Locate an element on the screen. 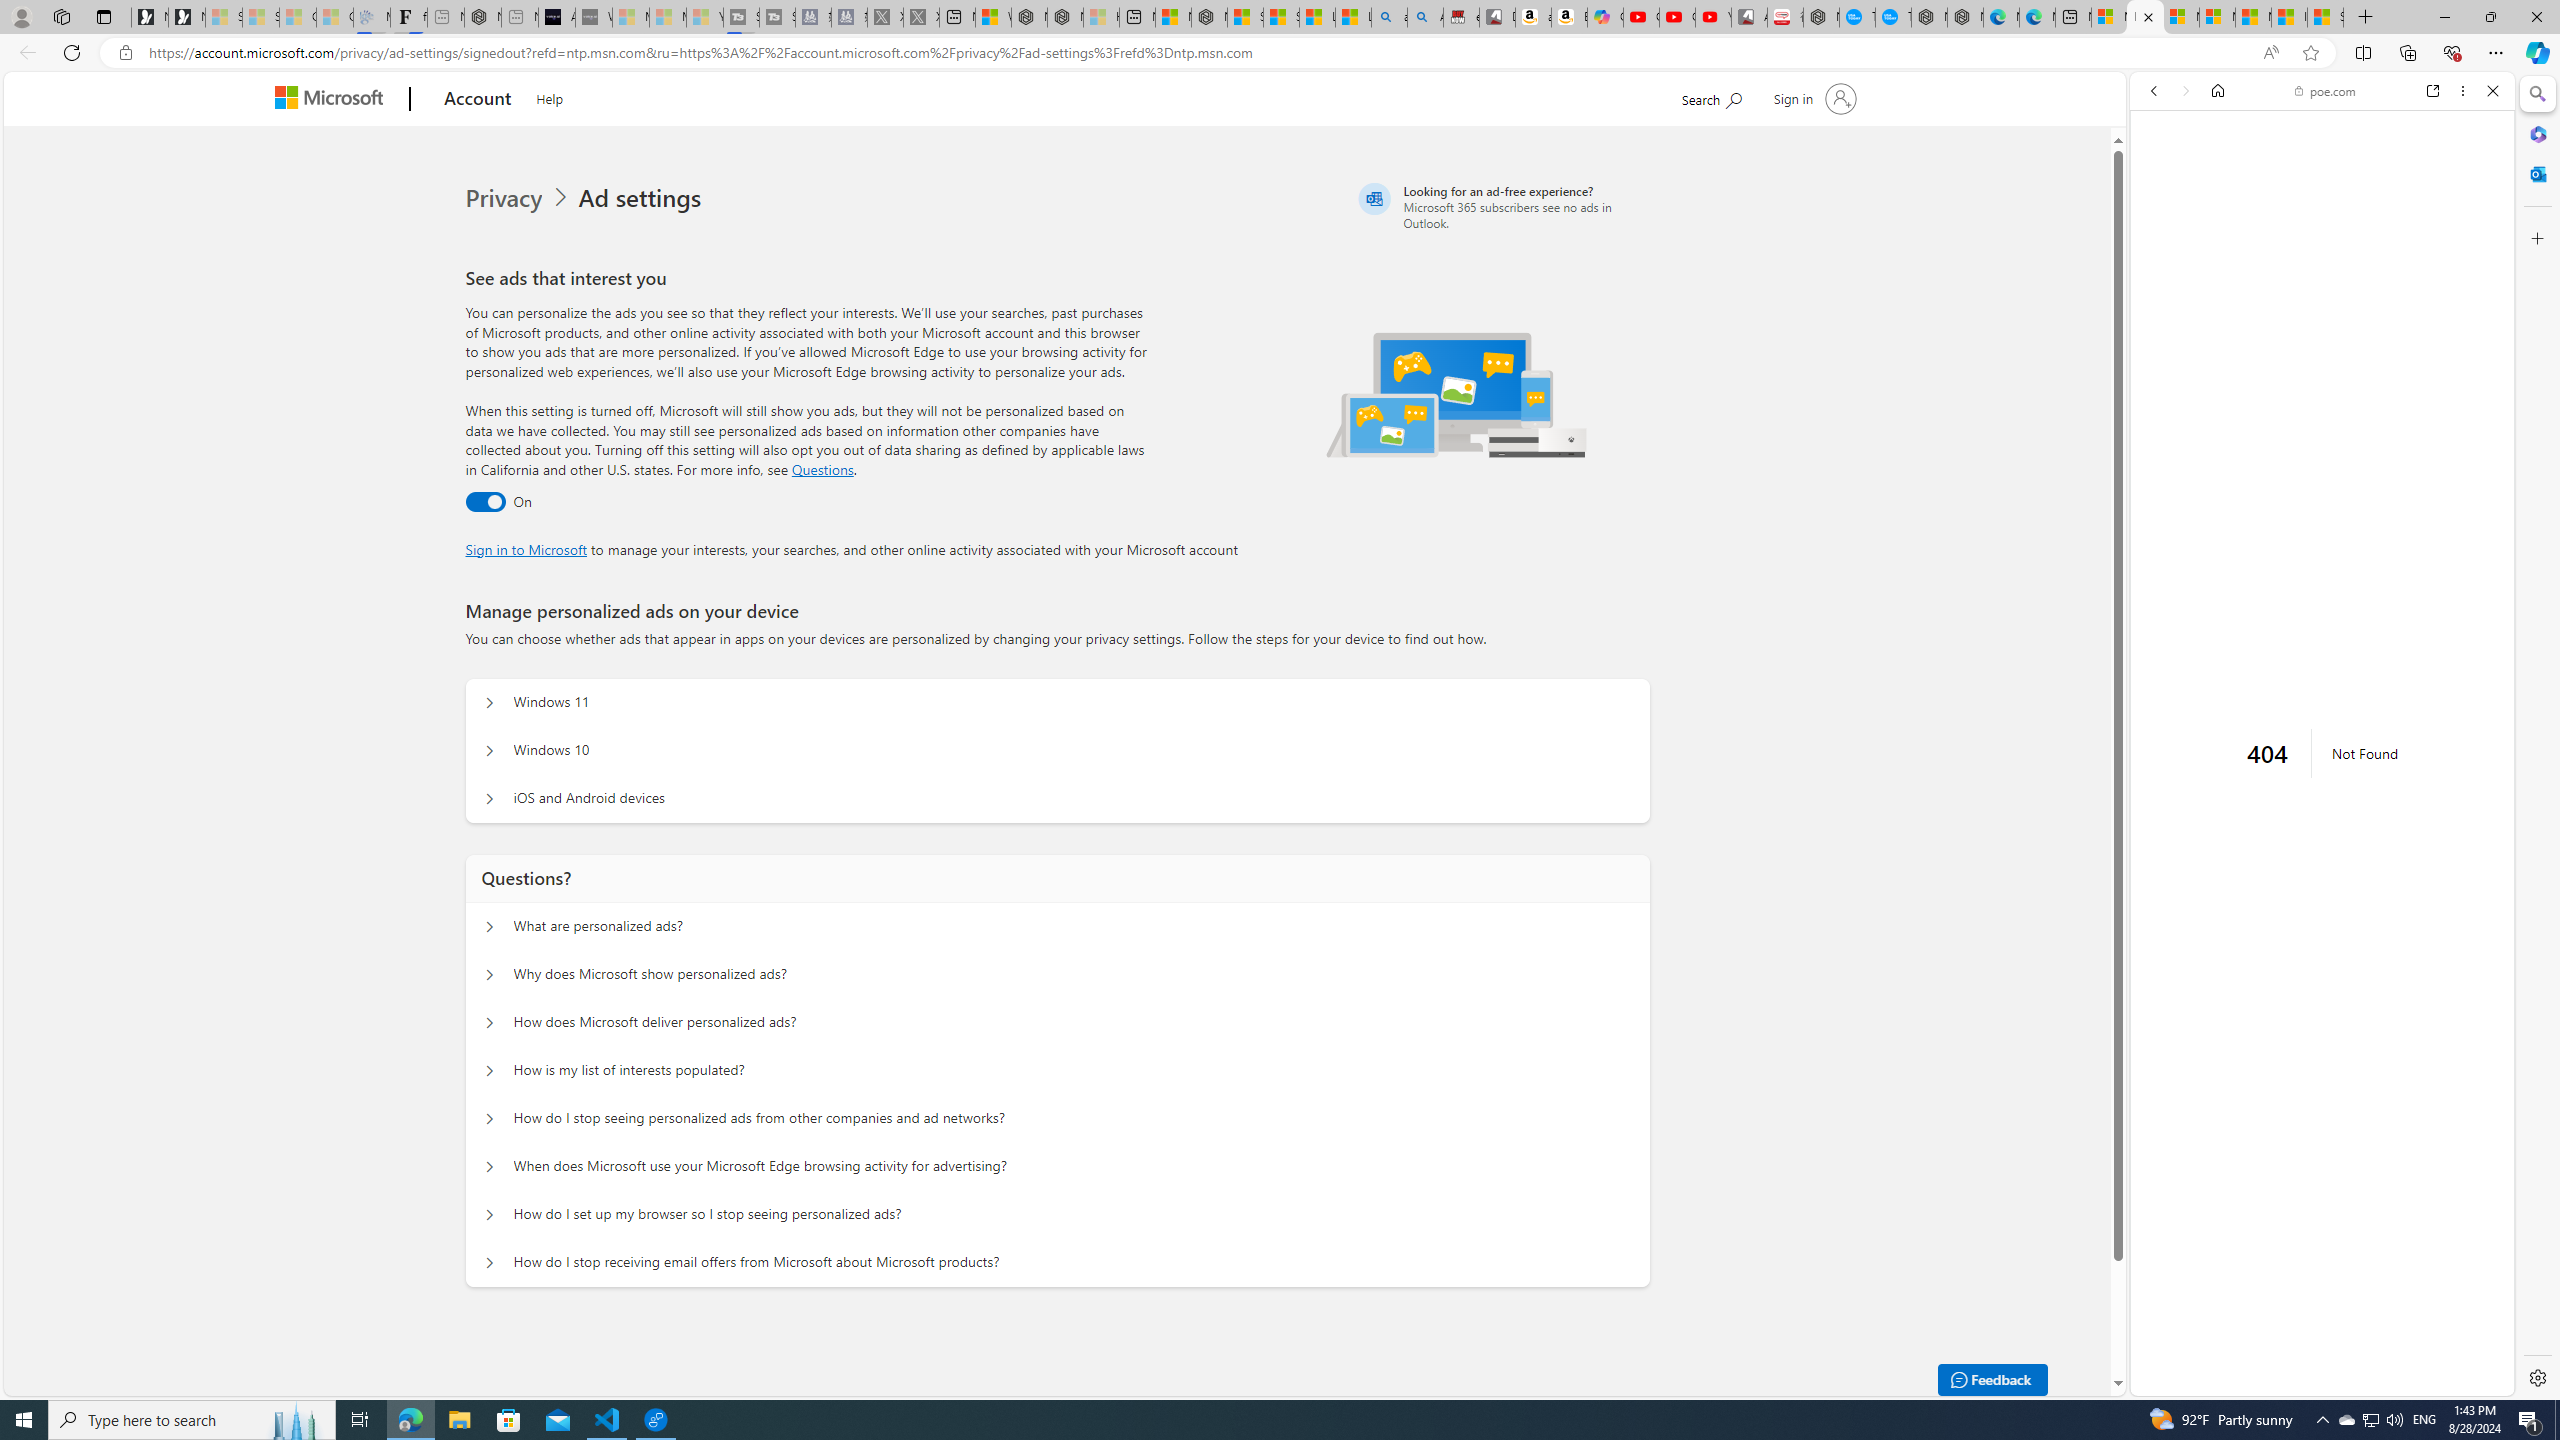  'Privacy' is located at coordinates (505, 198).